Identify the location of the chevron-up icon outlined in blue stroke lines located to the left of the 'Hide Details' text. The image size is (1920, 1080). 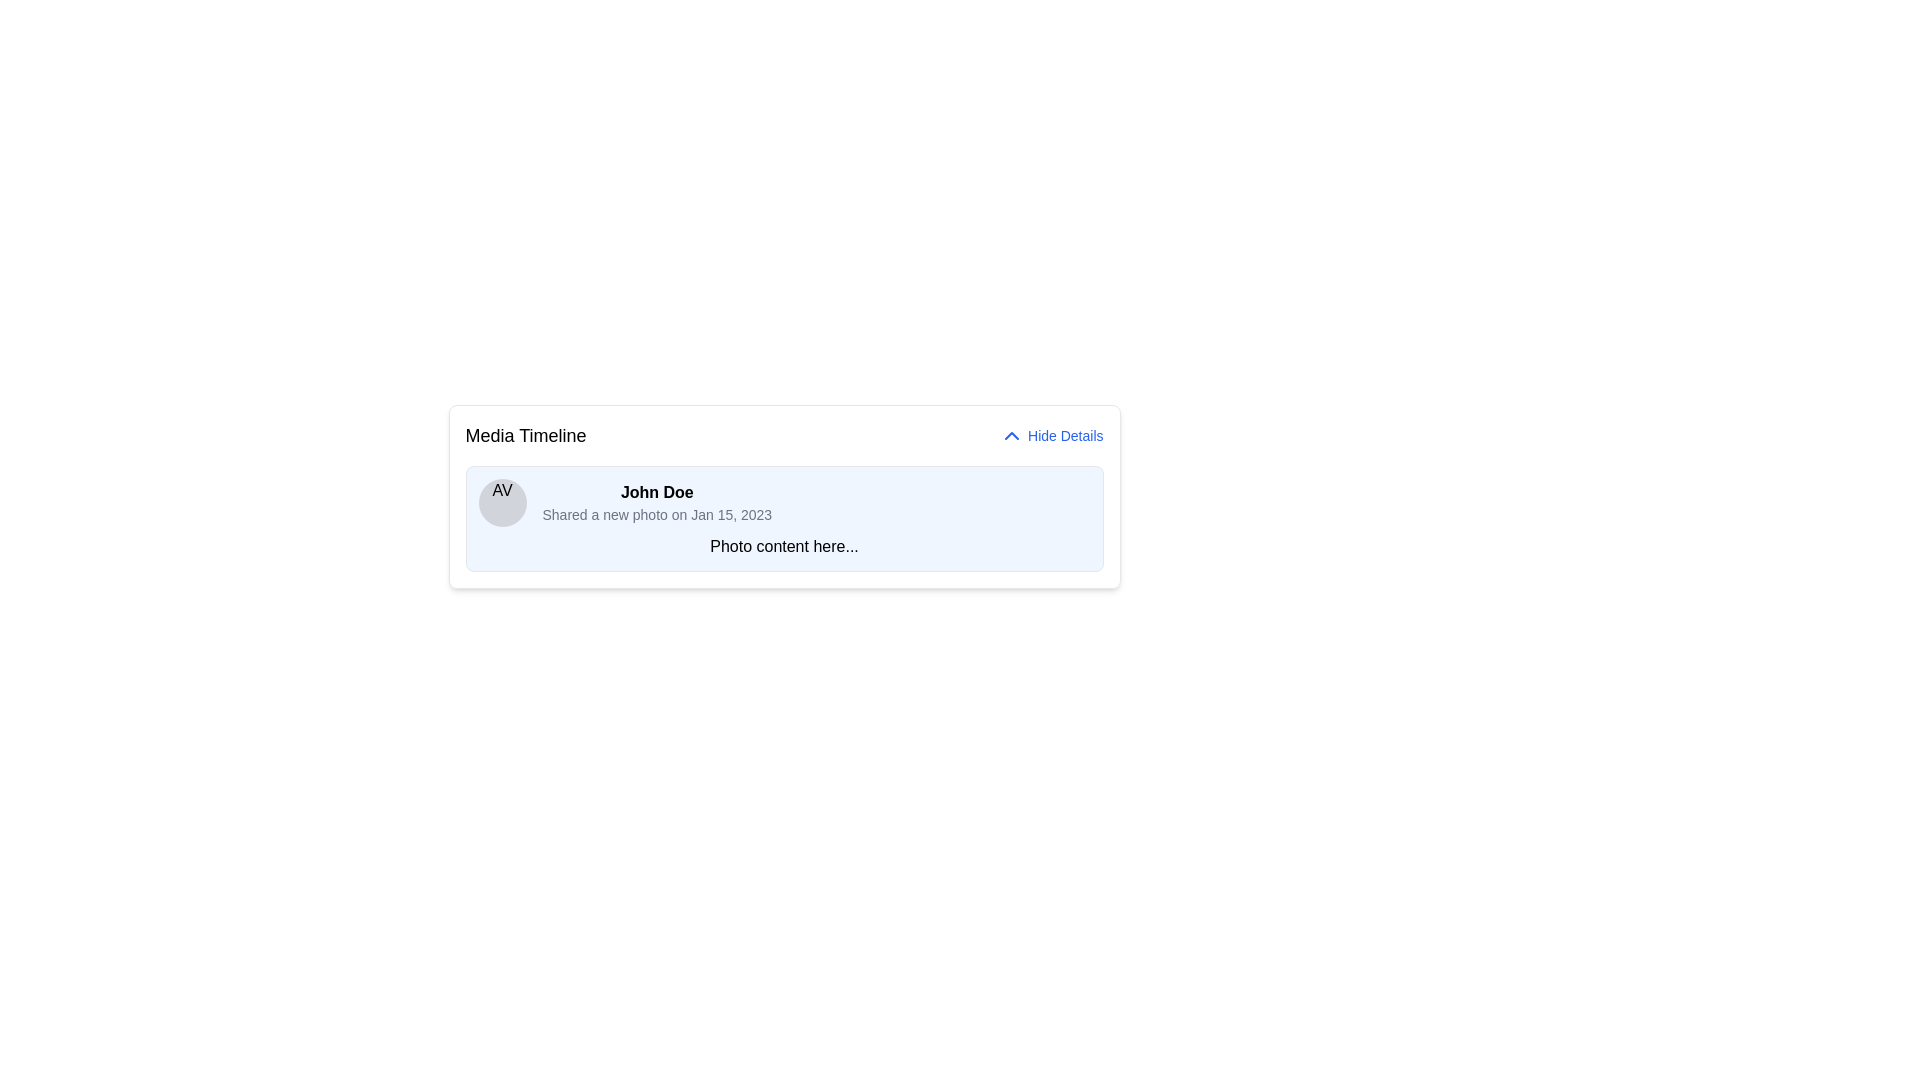
(1012, 434).